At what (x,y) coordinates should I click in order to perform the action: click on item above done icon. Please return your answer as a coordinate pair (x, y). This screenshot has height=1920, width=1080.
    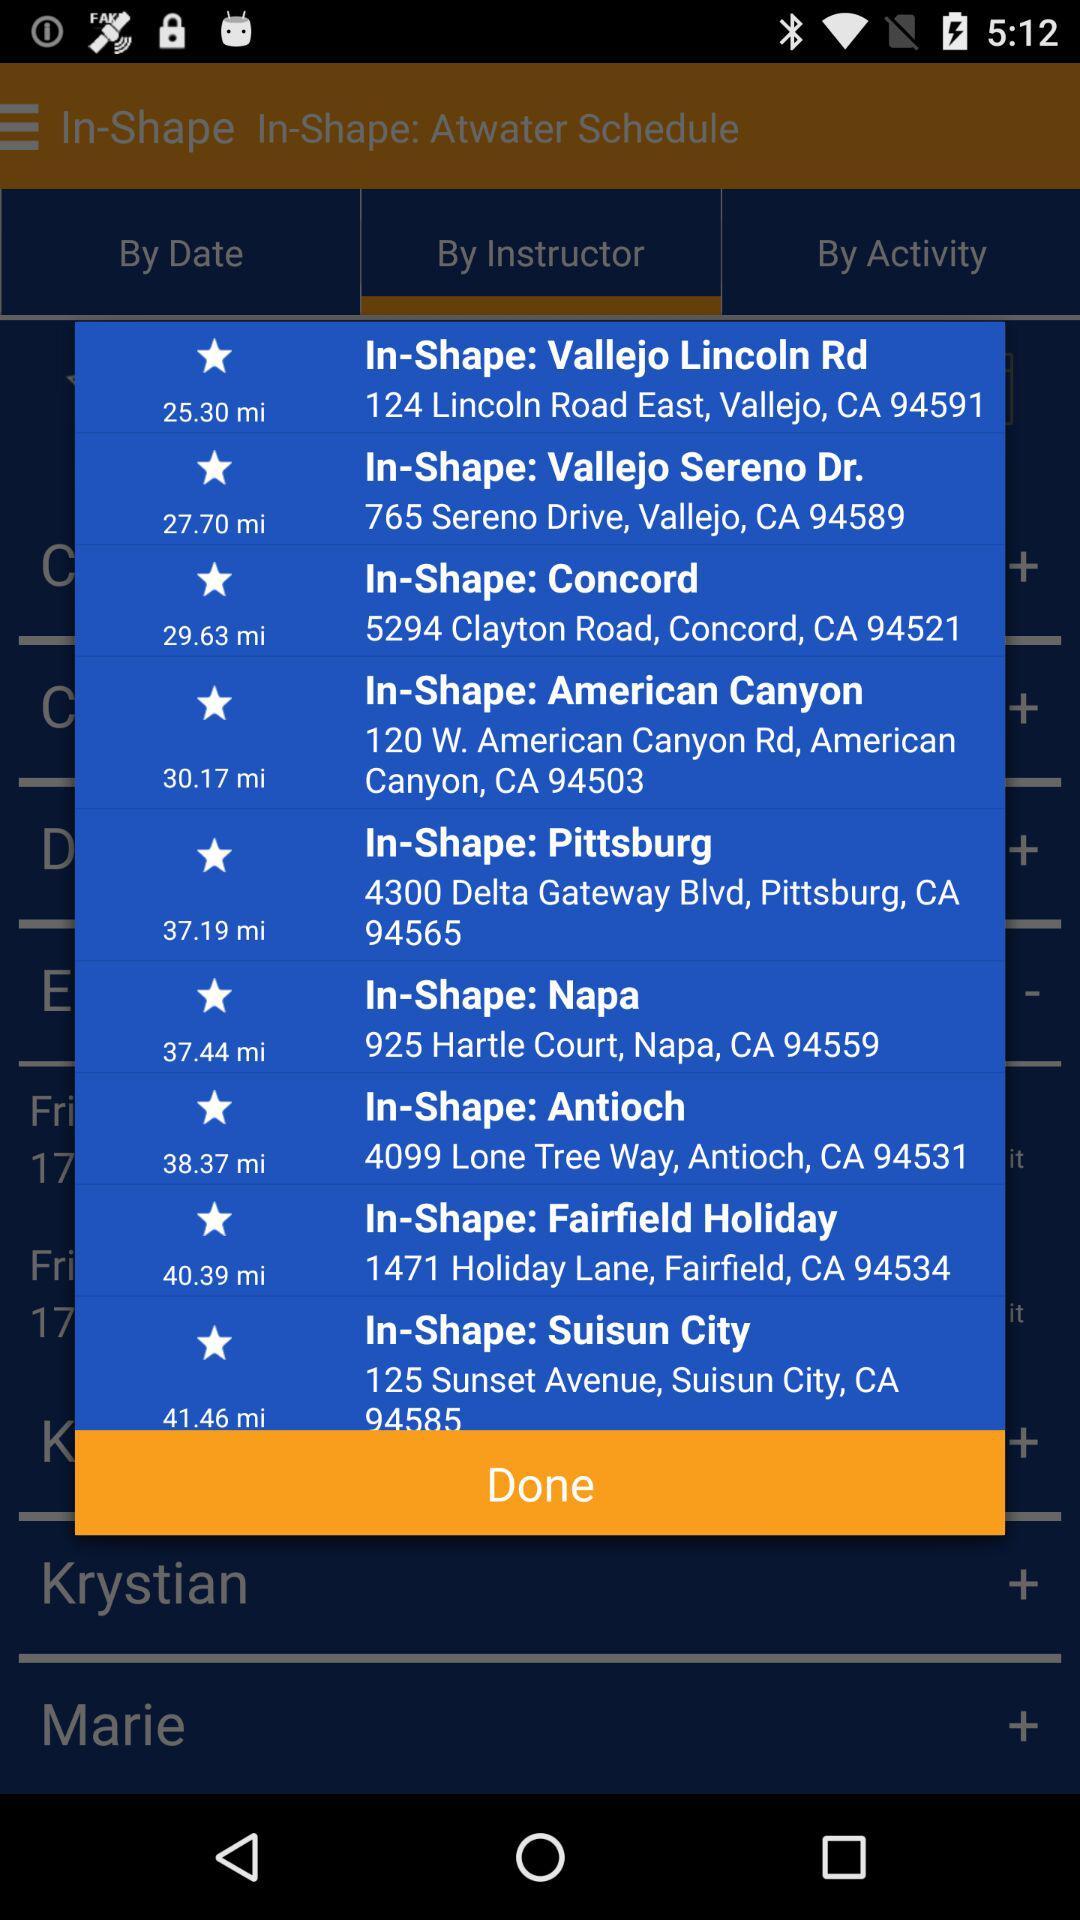
    Looking at the image, I should click on (214, 1407).